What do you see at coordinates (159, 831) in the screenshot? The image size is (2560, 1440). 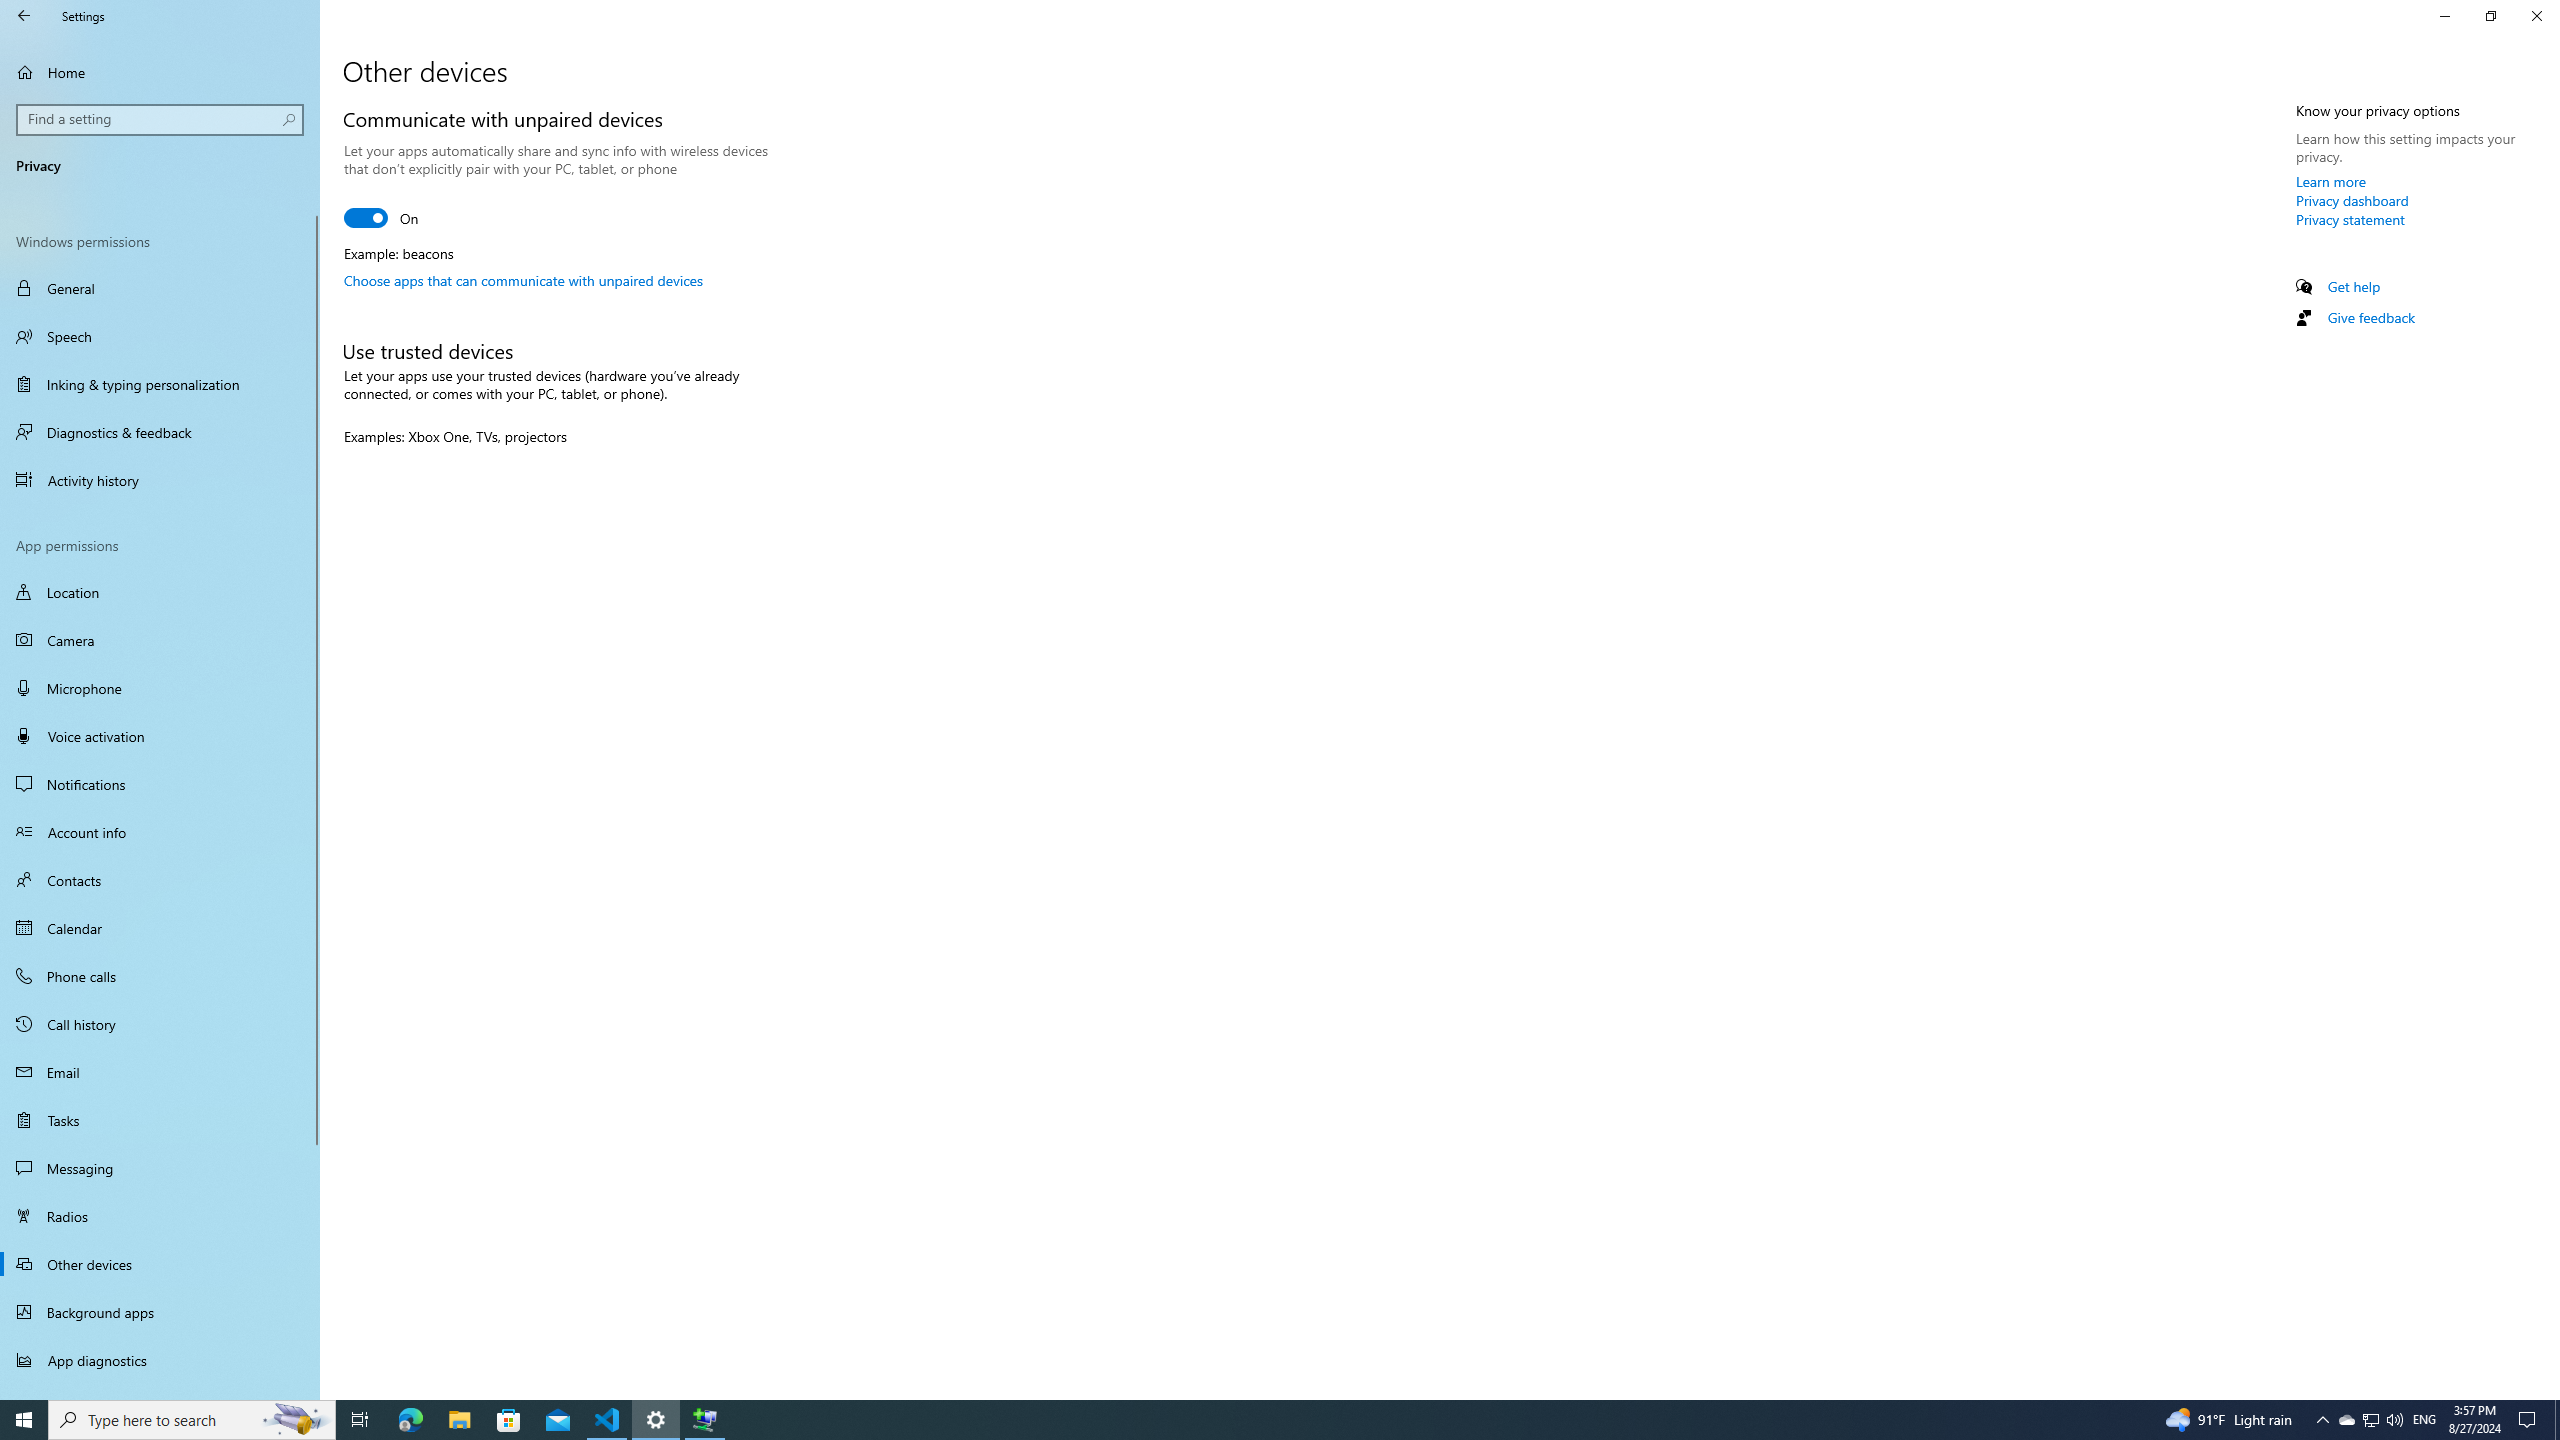 I see `'Account info'` at bounding box center [159, 831].